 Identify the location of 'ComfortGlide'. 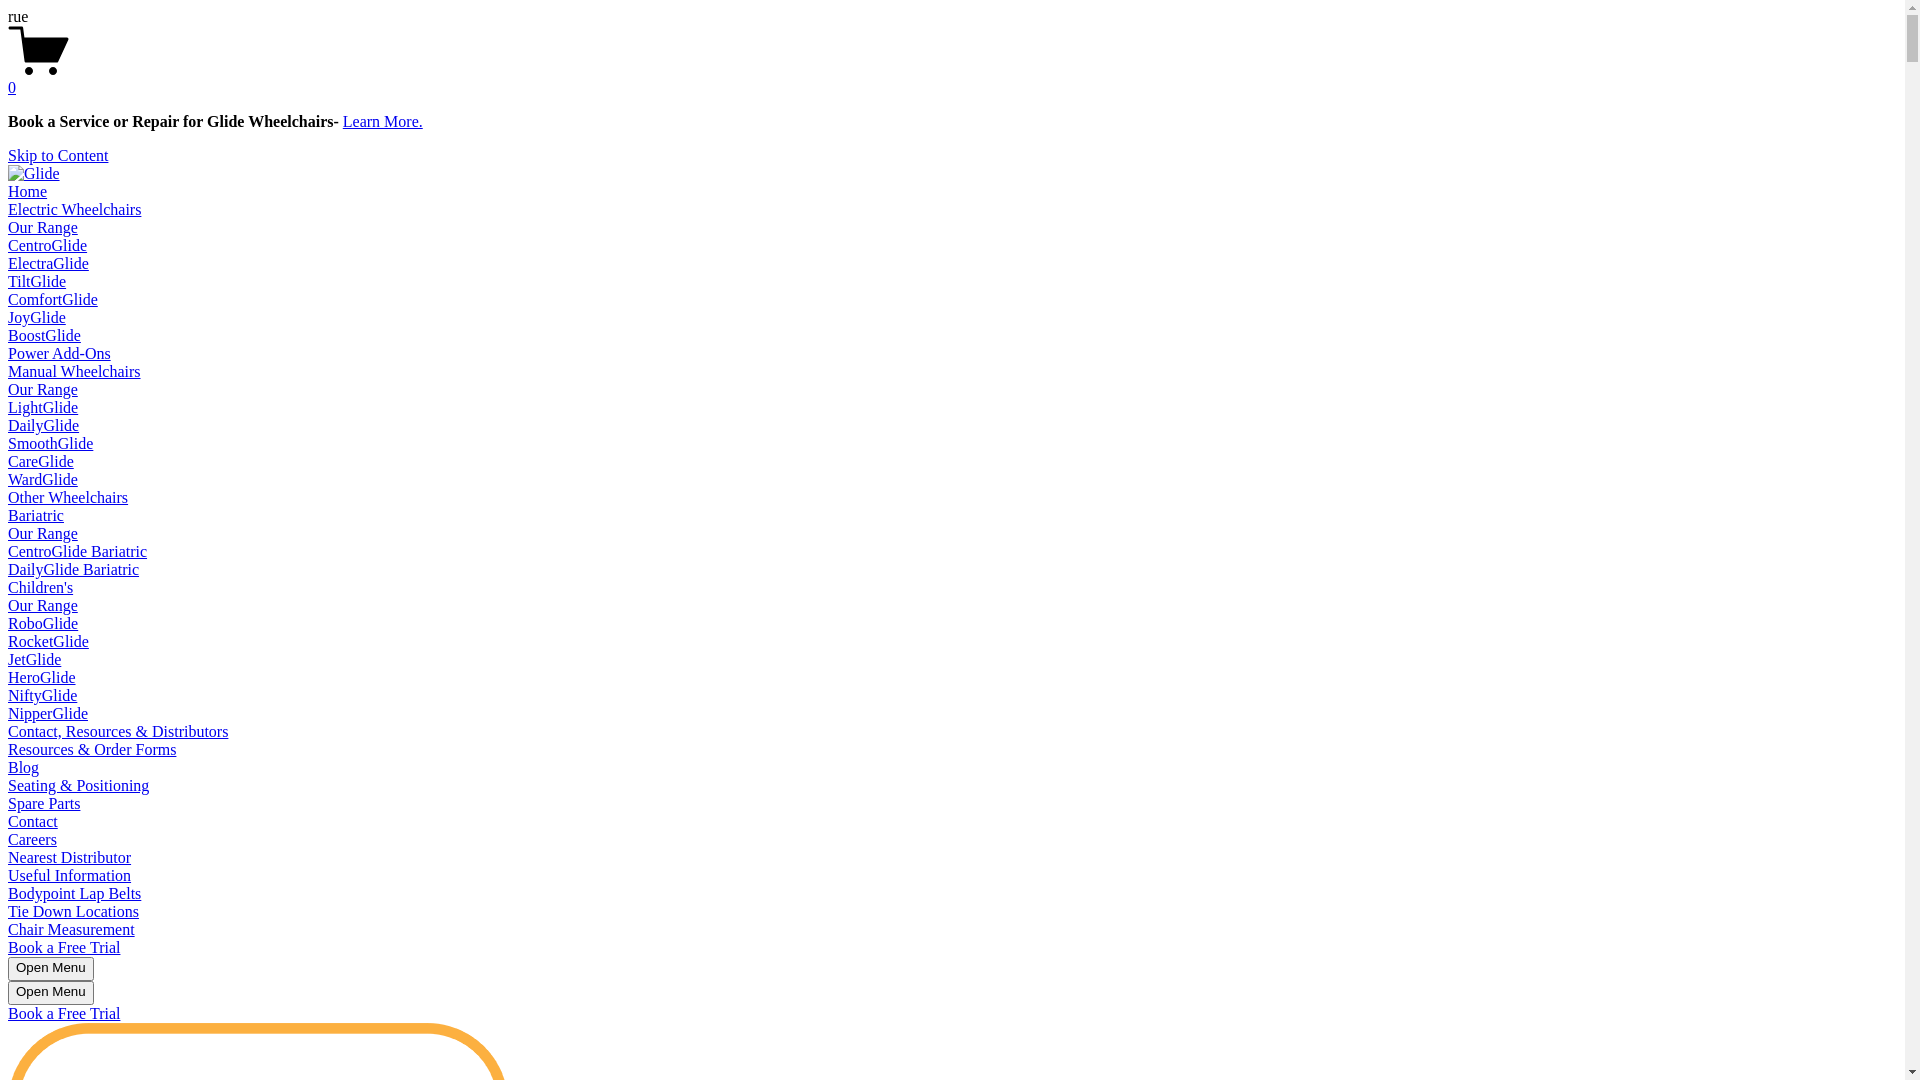
(52, 299).